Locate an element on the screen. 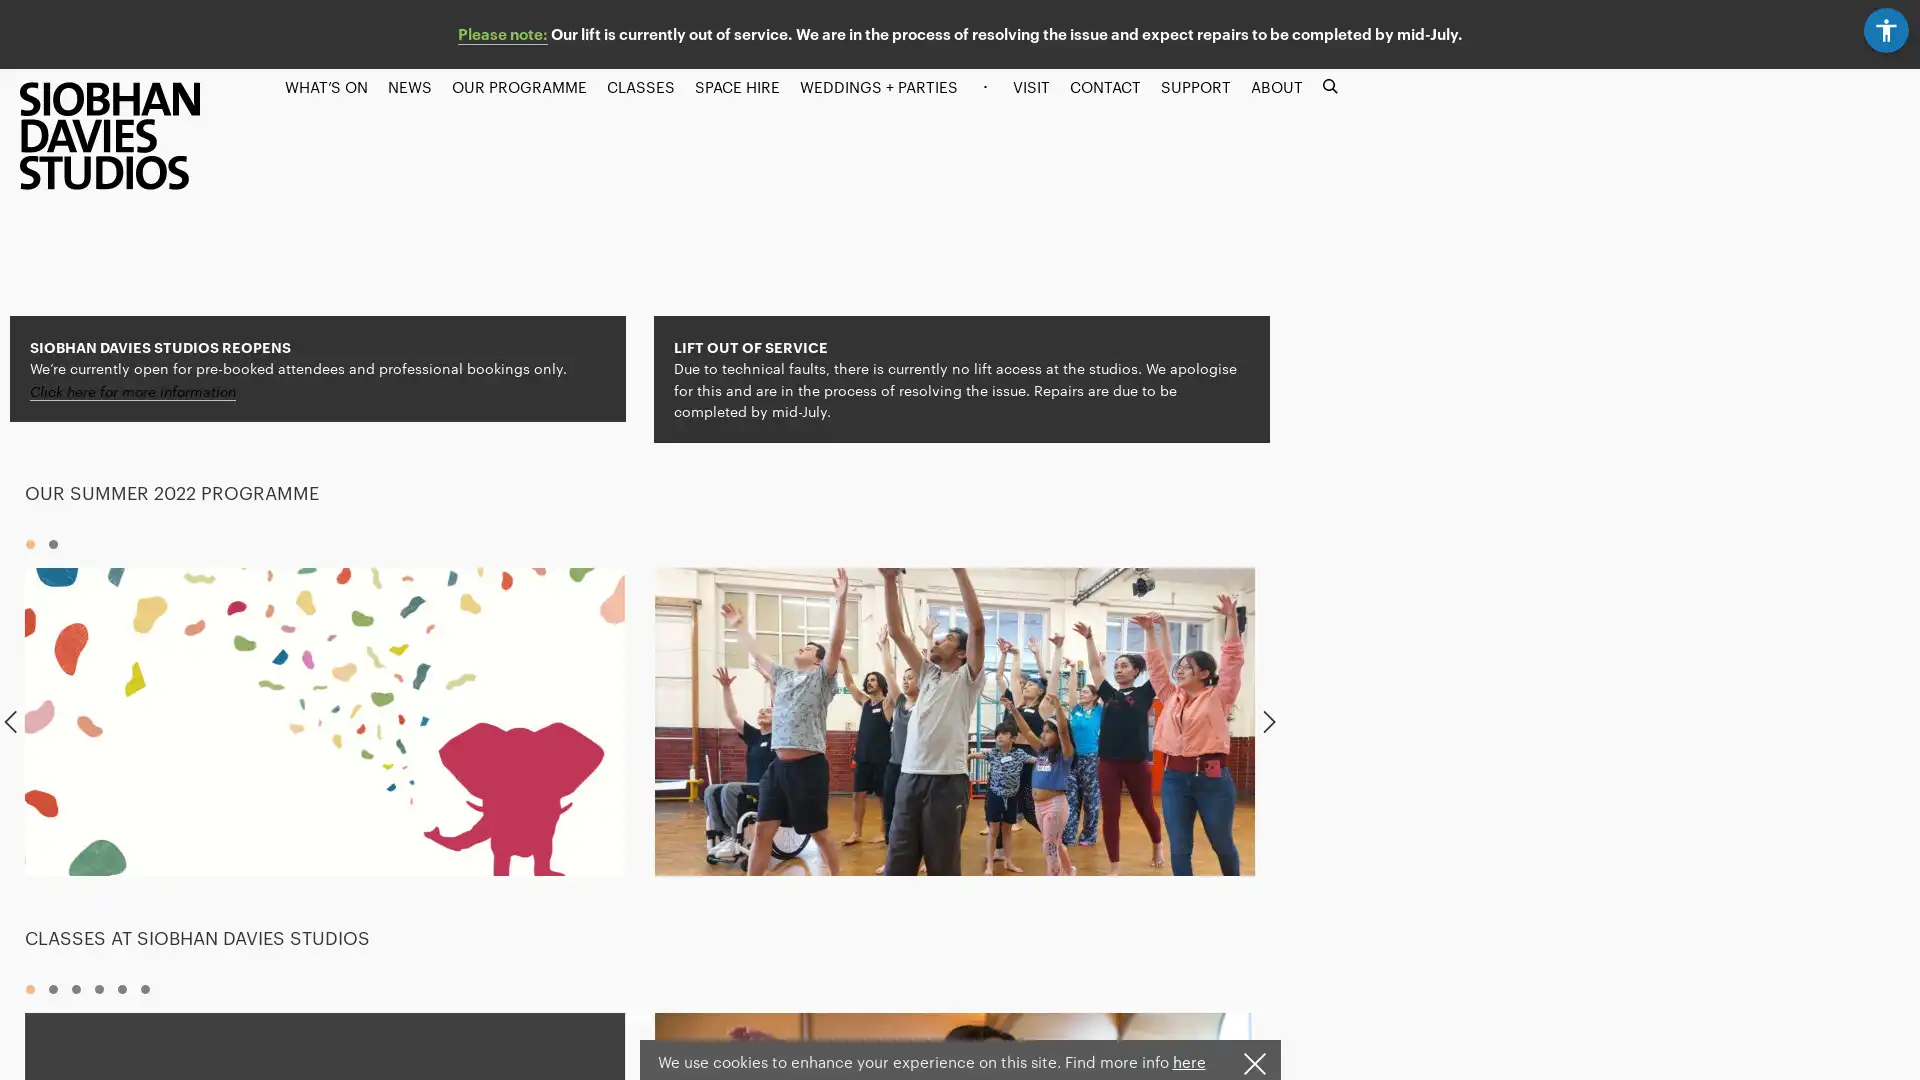 The height and width of the screenshot is (1080, 1920). Accessibility settings is located at coordinates (1889, 24).